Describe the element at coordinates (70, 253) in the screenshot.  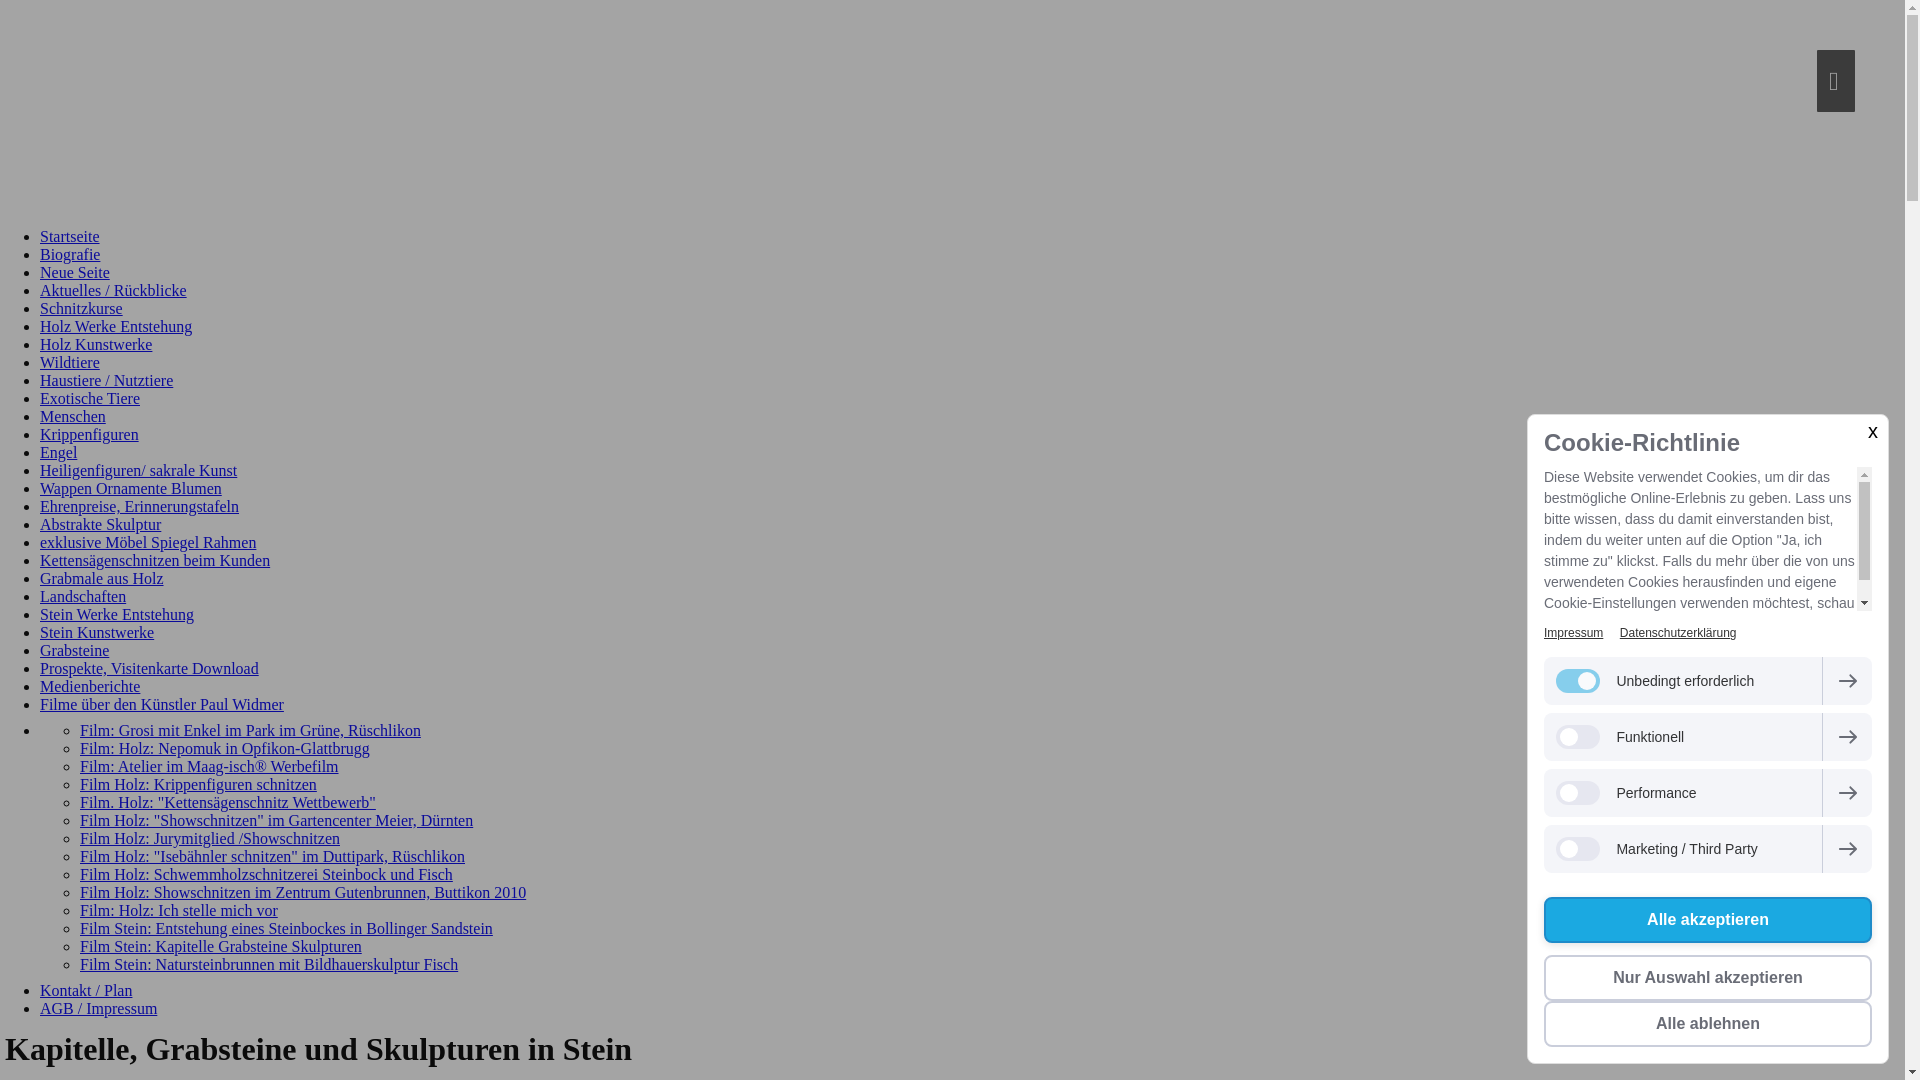
I see `'Biografie'` at that location.